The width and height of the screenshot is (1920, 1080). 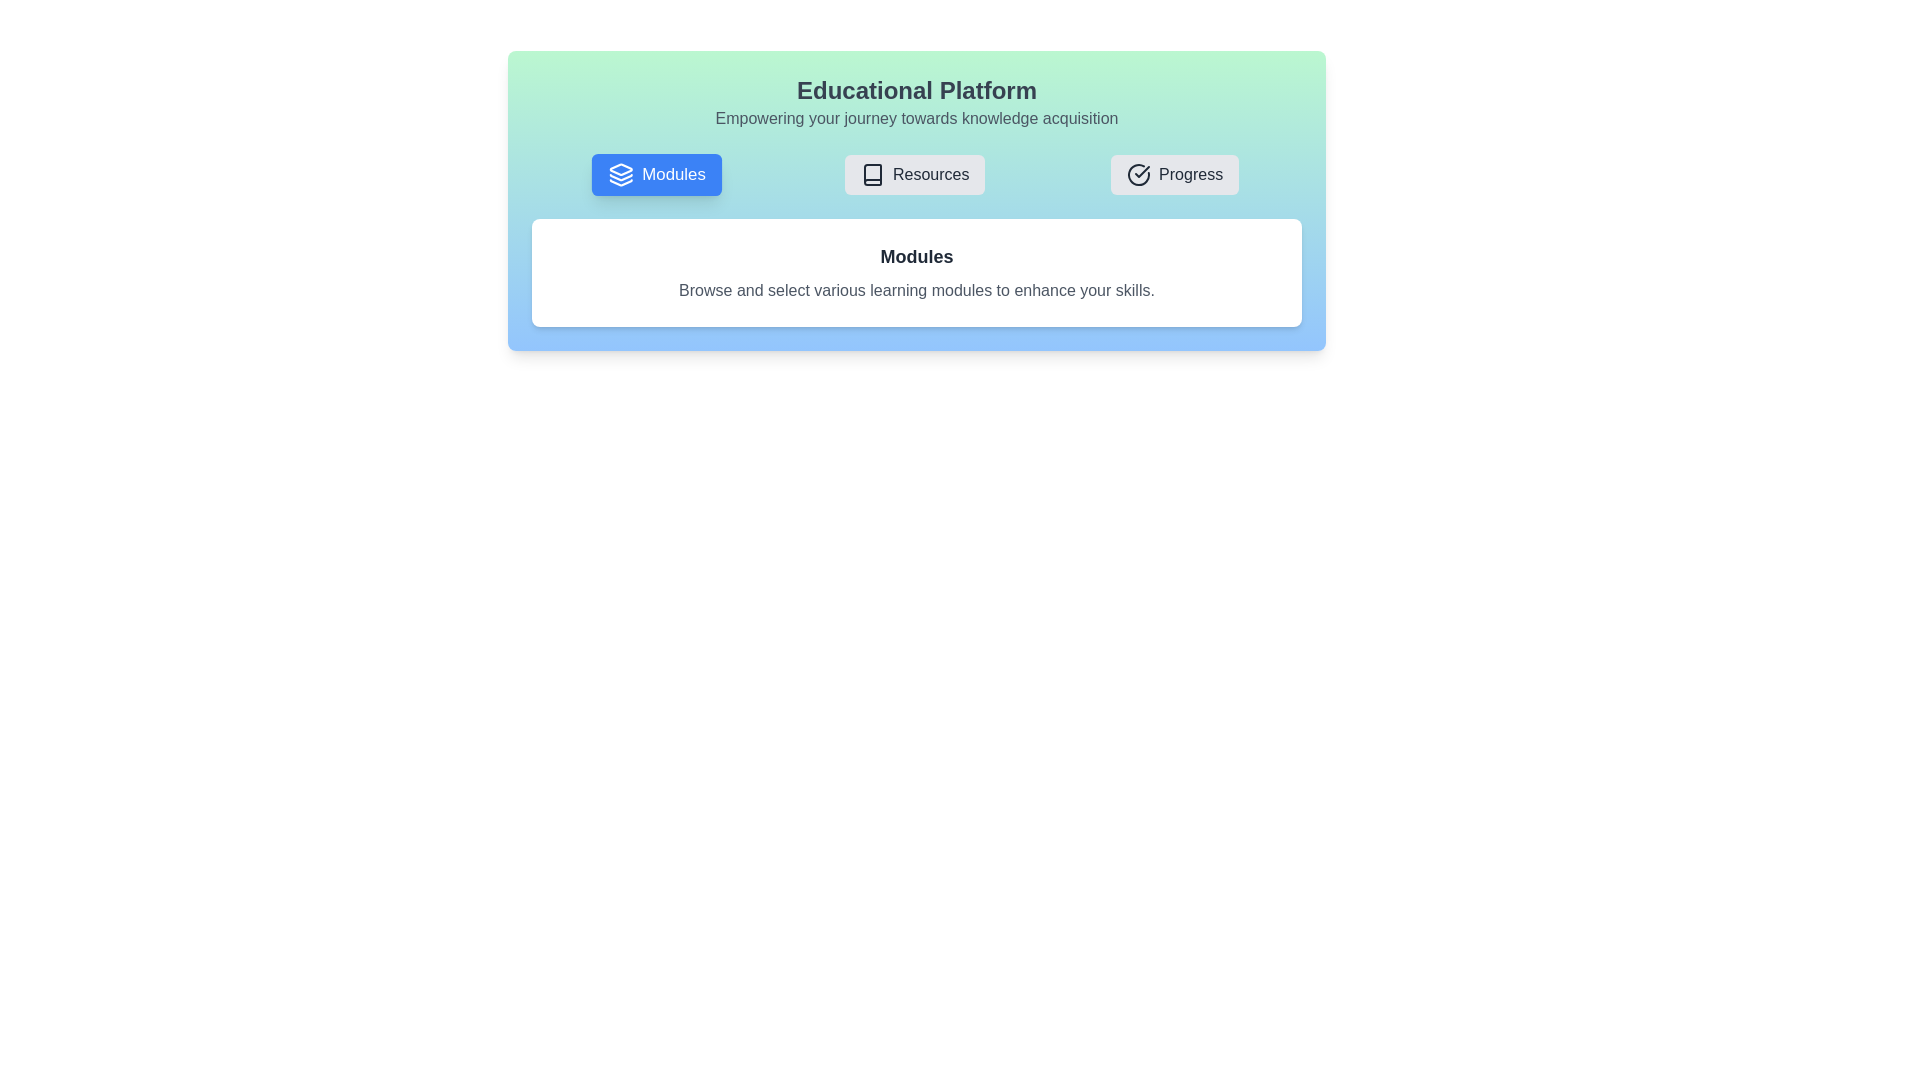 What do you see at coordinates (657, 173) in the screenshot?
I see `the tab button labeled Modules` at bounding box center [657, 173].